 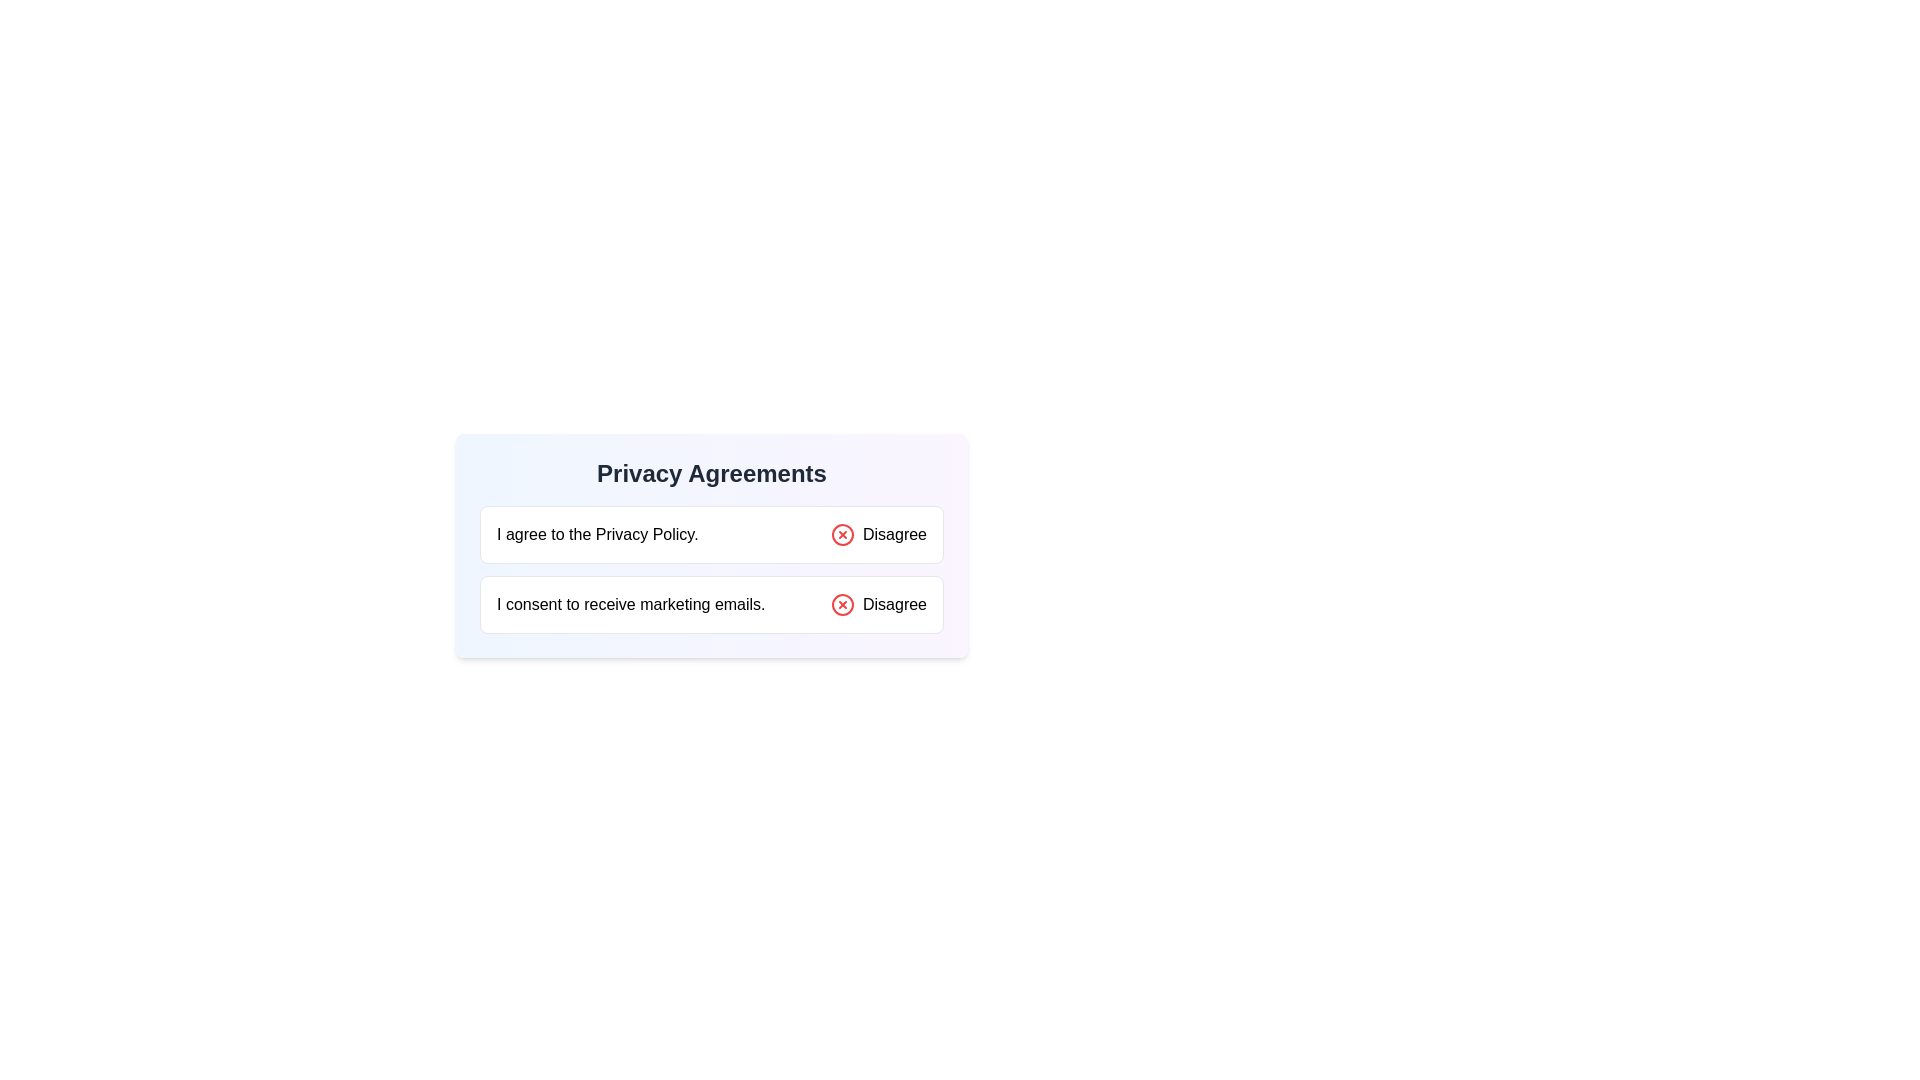 I want to click on the 'Disagree' text label next to the cross icon in the footer of the 'Privacy Agreements' section, so click(x=893, y=604).